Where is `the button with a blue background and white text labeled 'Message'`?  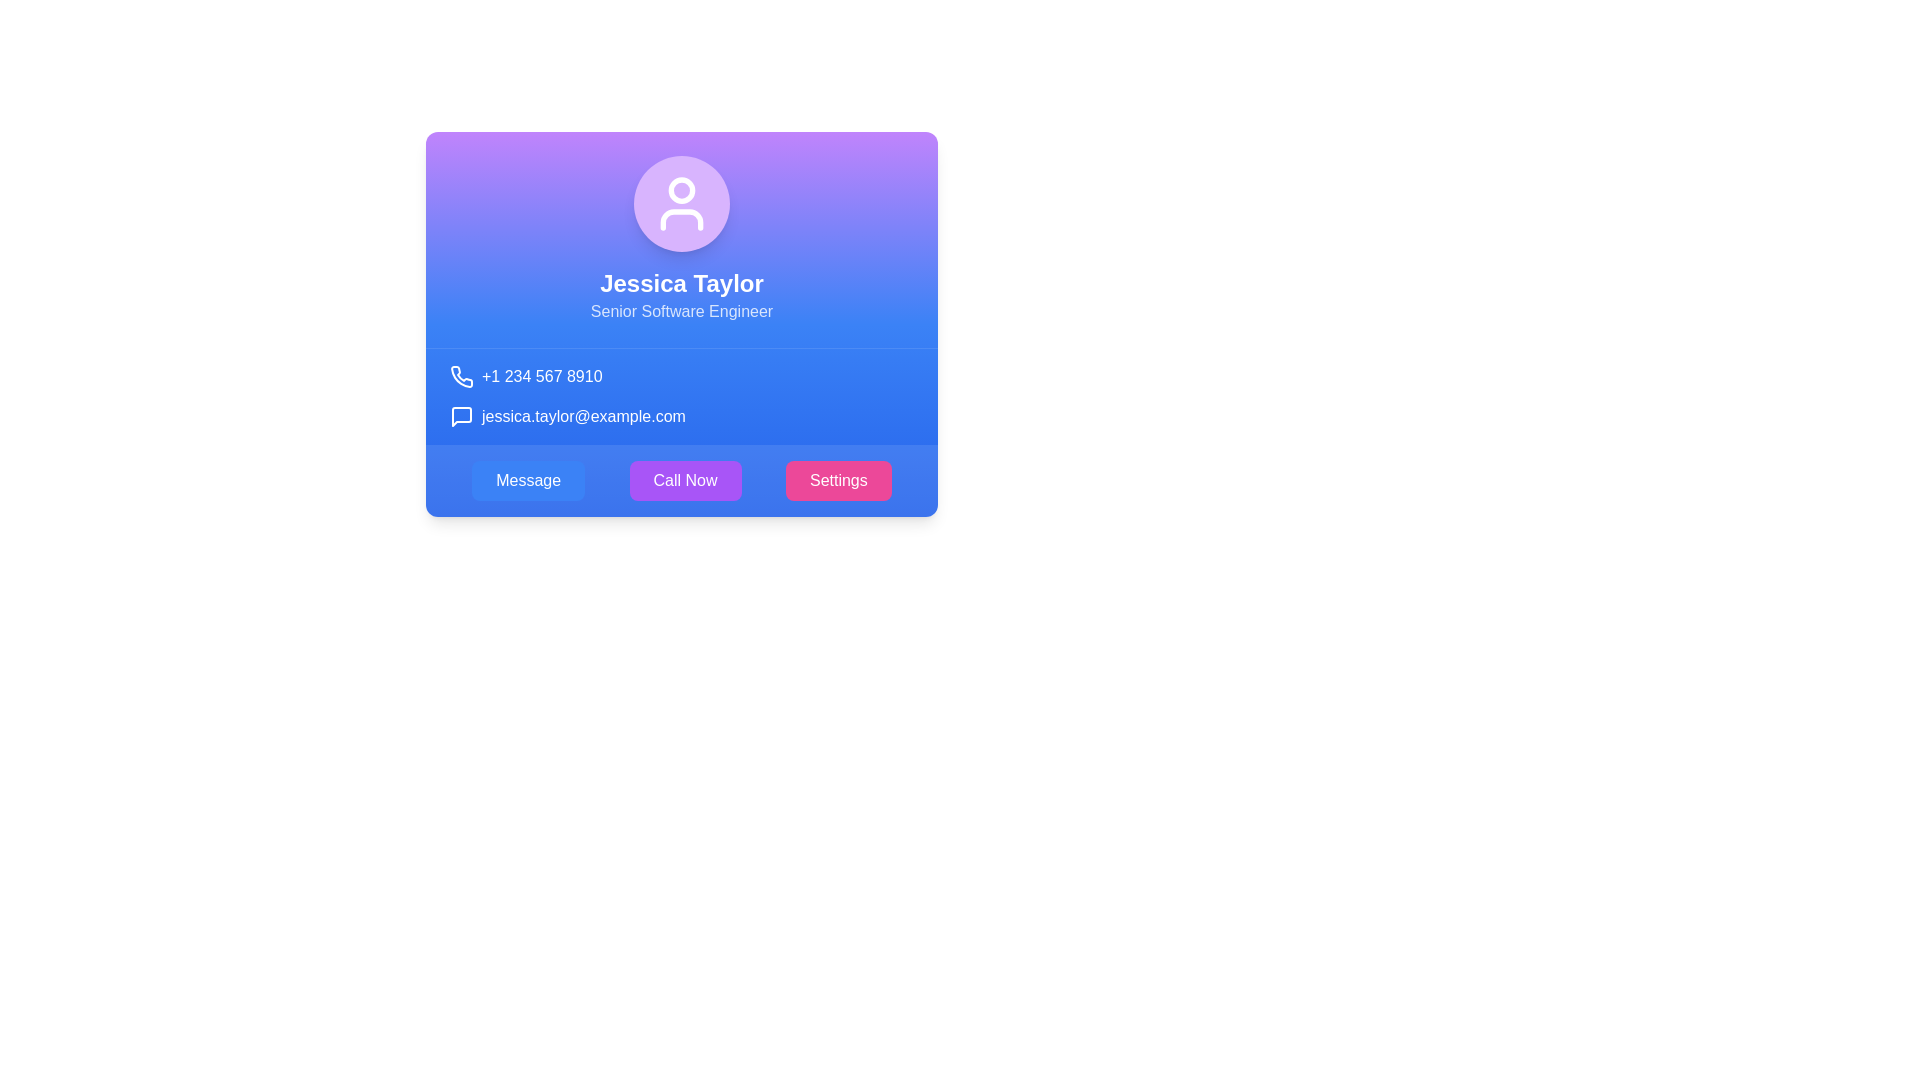 the button with a blue background and white text labeled 'Message' is located at coordinates (528, 481).